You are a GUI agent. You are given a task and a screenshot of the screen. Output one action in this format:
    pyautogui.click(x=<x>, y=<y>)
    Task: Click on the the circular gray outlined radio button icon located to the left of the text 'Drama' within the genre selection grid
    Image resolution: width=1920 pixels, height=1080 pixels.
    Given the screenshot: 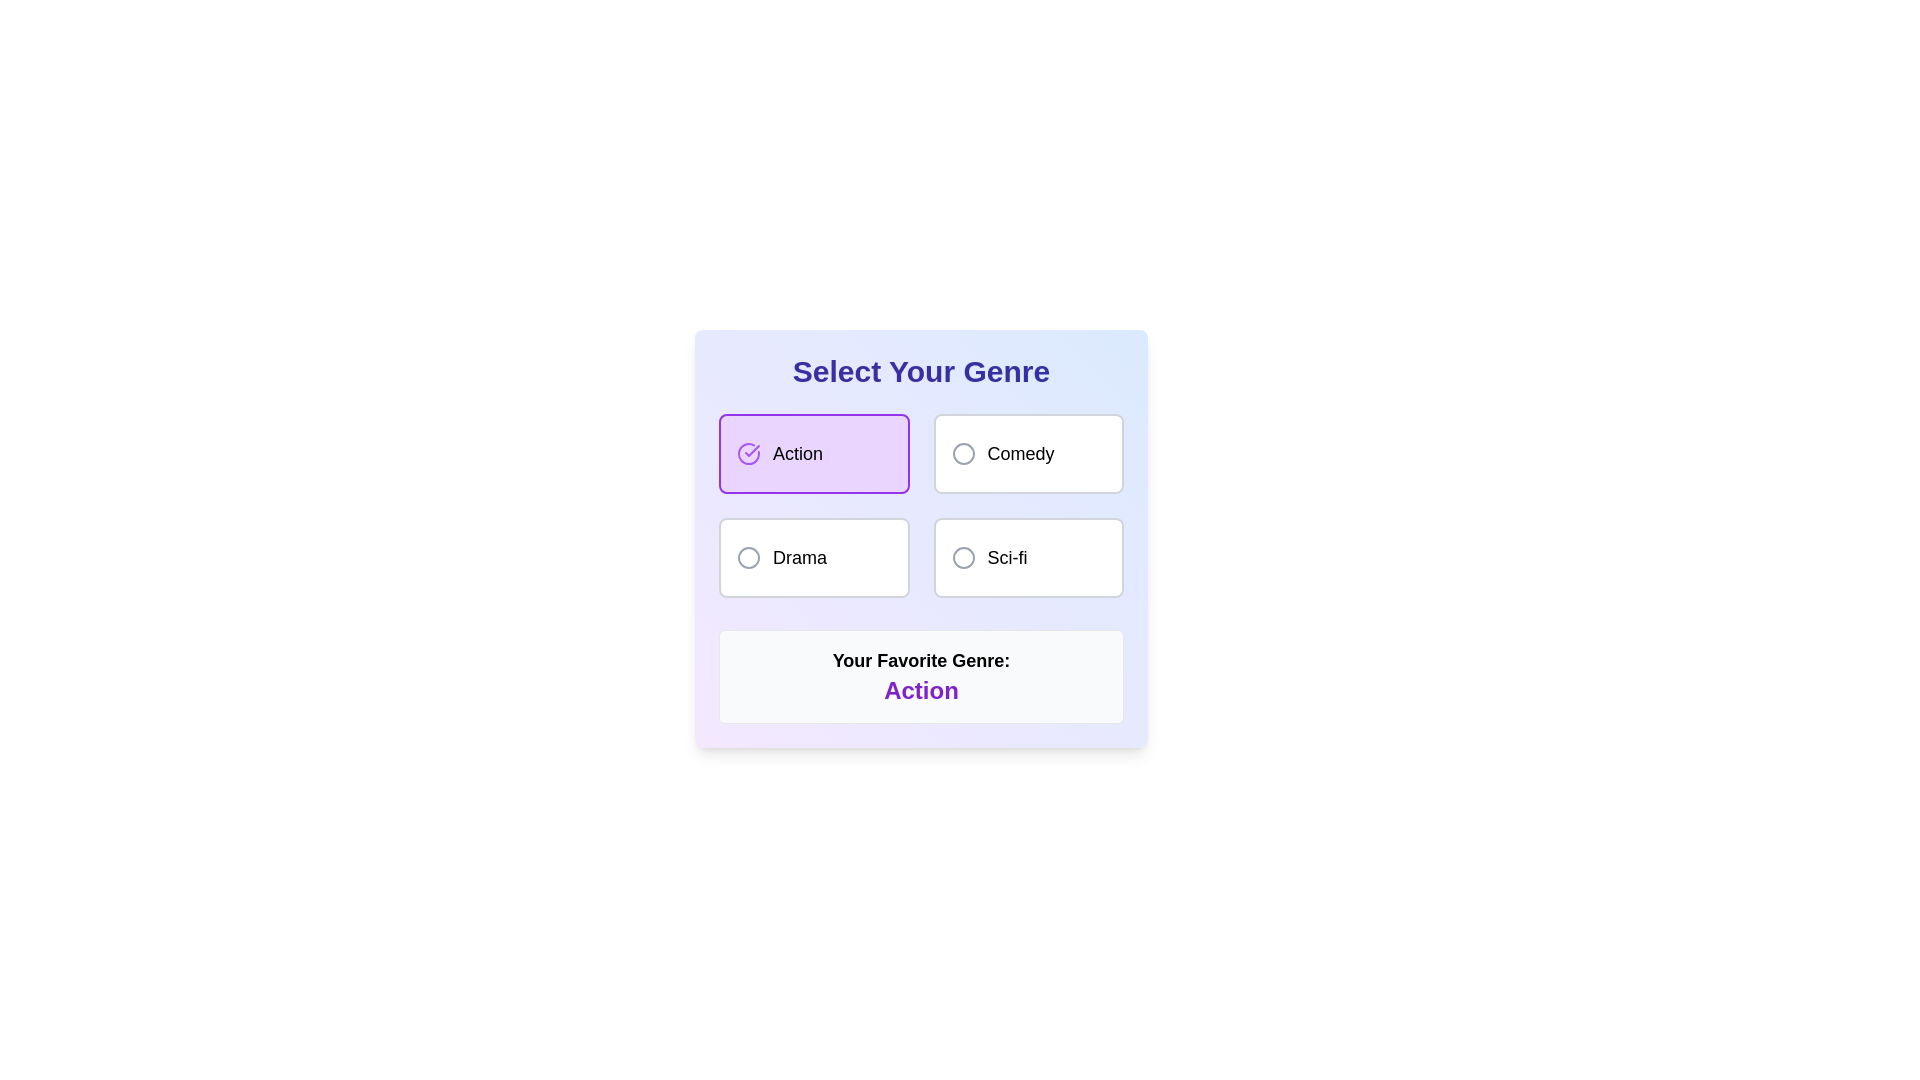 What is the action you would take?
    pyautogui.click(x=747, y=558)
    